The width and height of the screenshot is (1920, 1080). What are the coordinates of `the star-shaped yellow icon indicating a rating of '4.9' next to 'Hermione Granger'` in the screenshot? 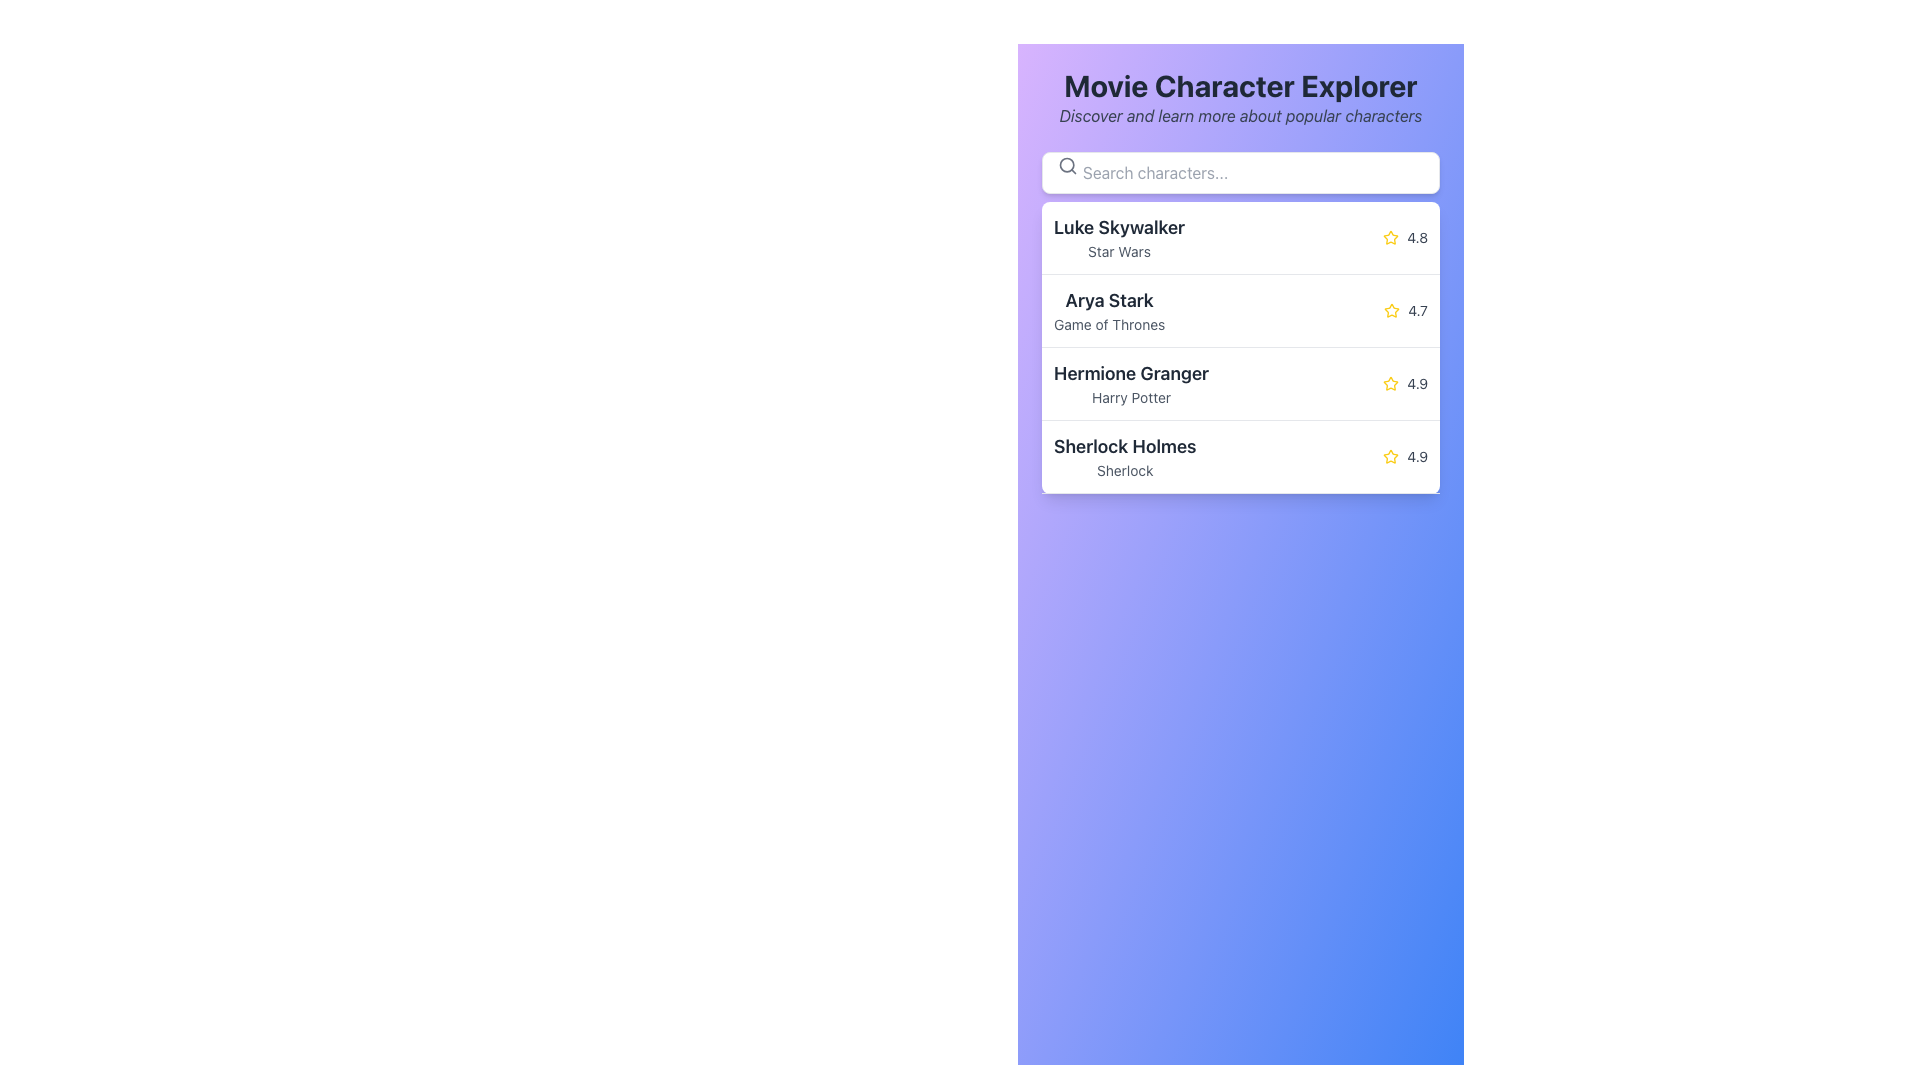 It's located at (1390, 384).